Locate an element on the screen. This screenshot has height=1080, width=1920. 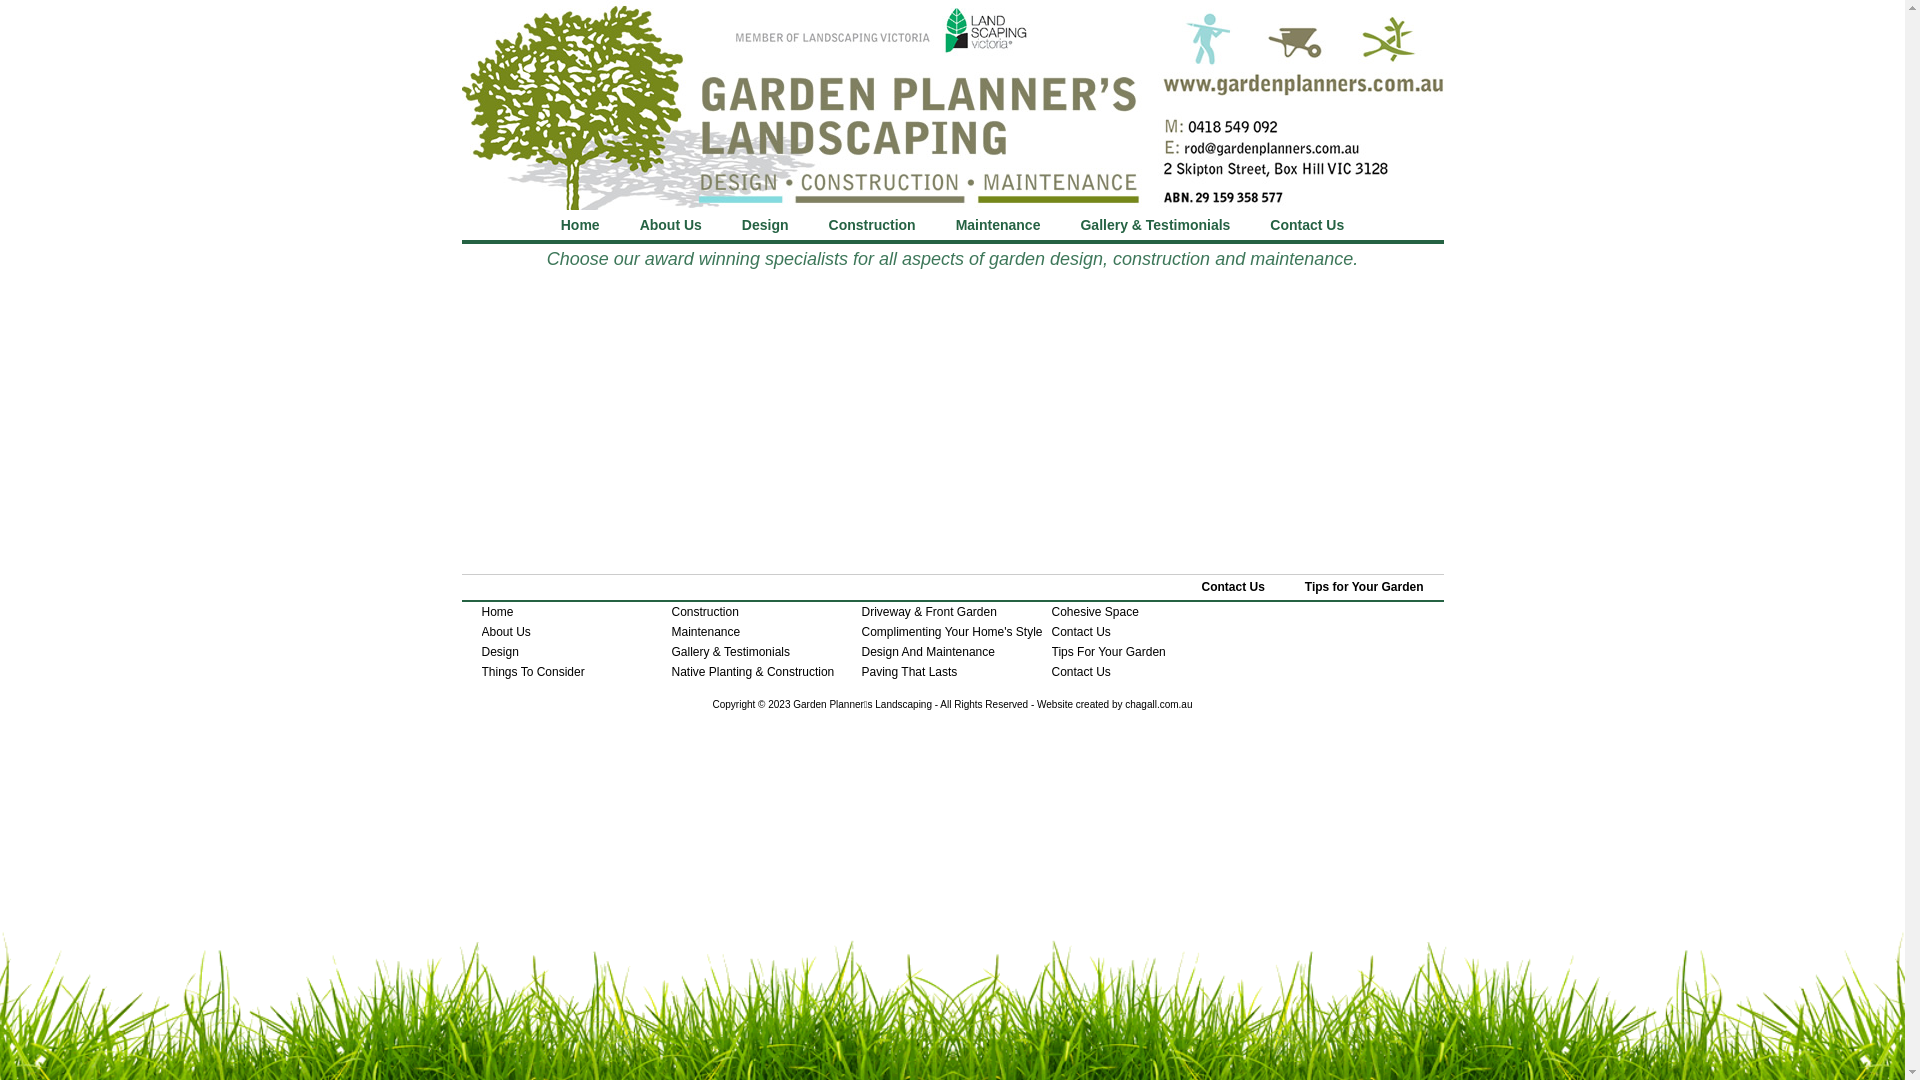
'Cohesive Space' is located at coordinates (1094, 611).